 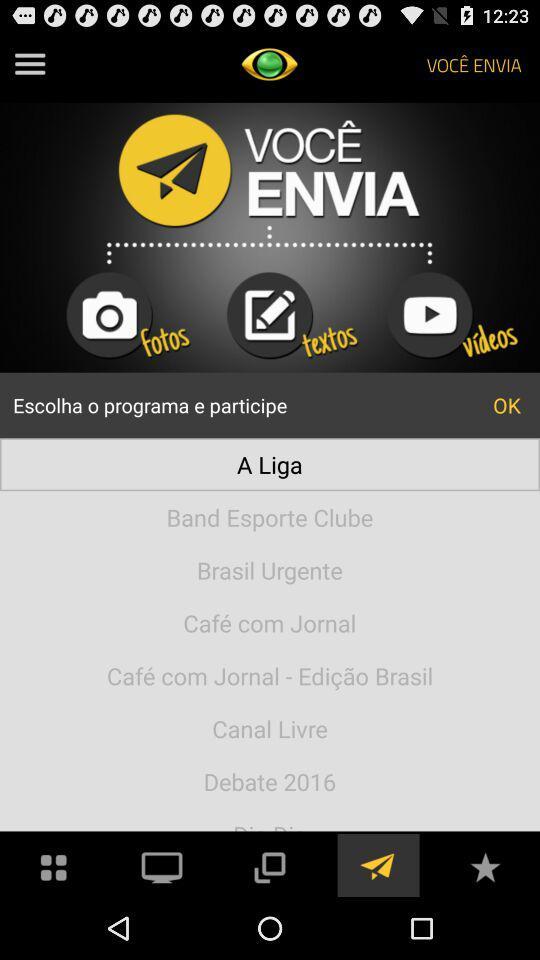 What do you see at coordinates (29, 64) in the screenshot?
I see `hamburger menu` at bounding box center [29, 64].